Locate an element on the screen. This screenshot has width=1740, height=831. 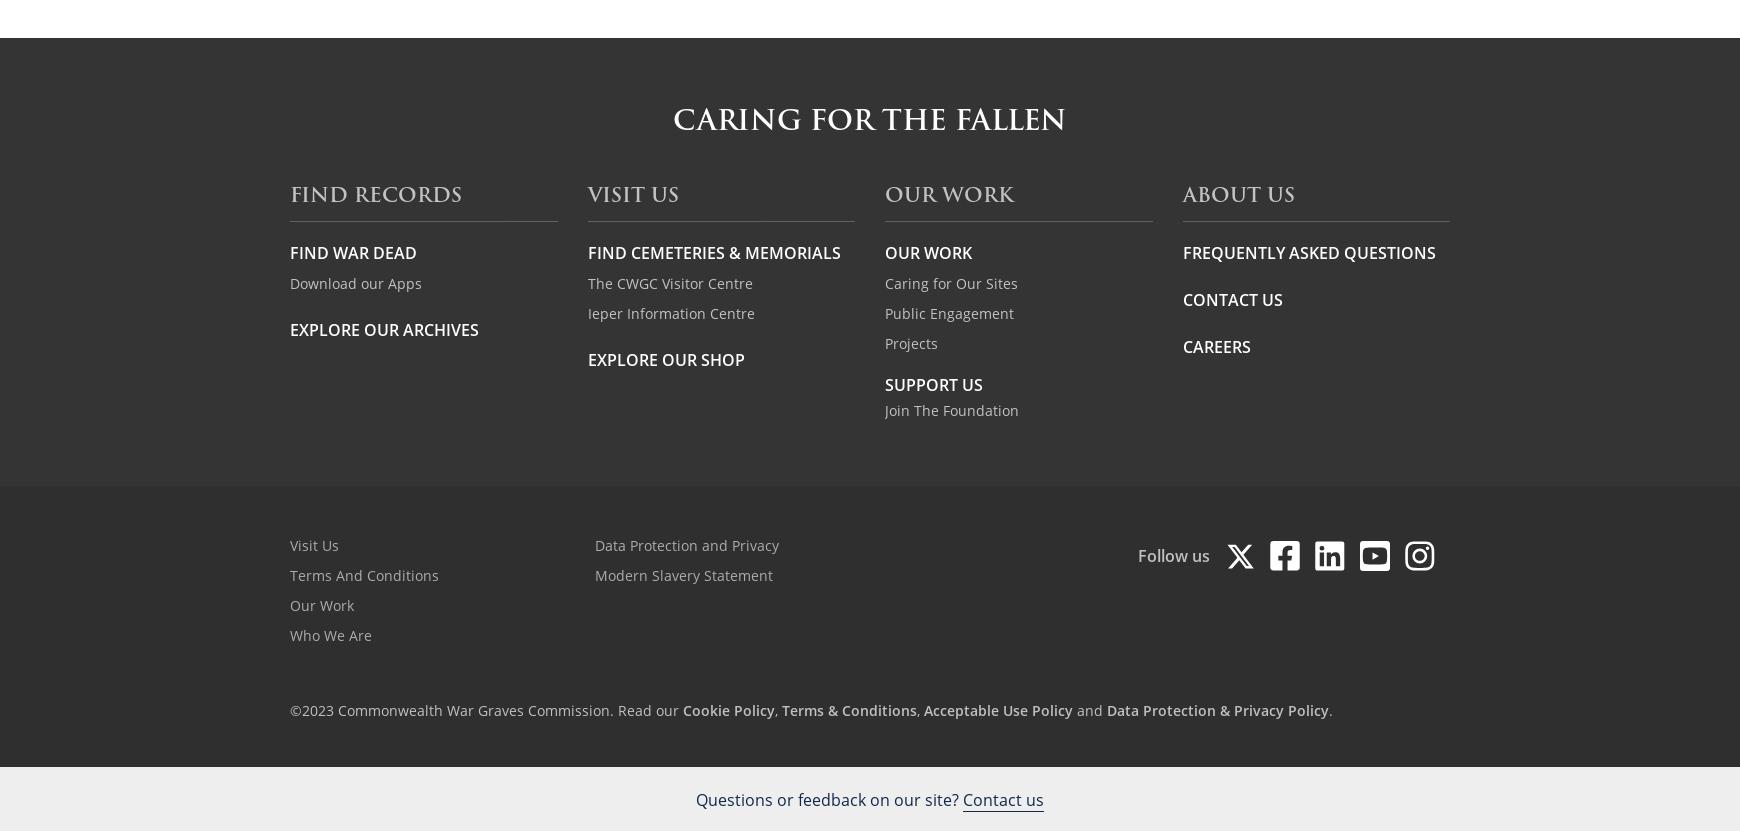
'Our work' is located at coordinates (948, 194).